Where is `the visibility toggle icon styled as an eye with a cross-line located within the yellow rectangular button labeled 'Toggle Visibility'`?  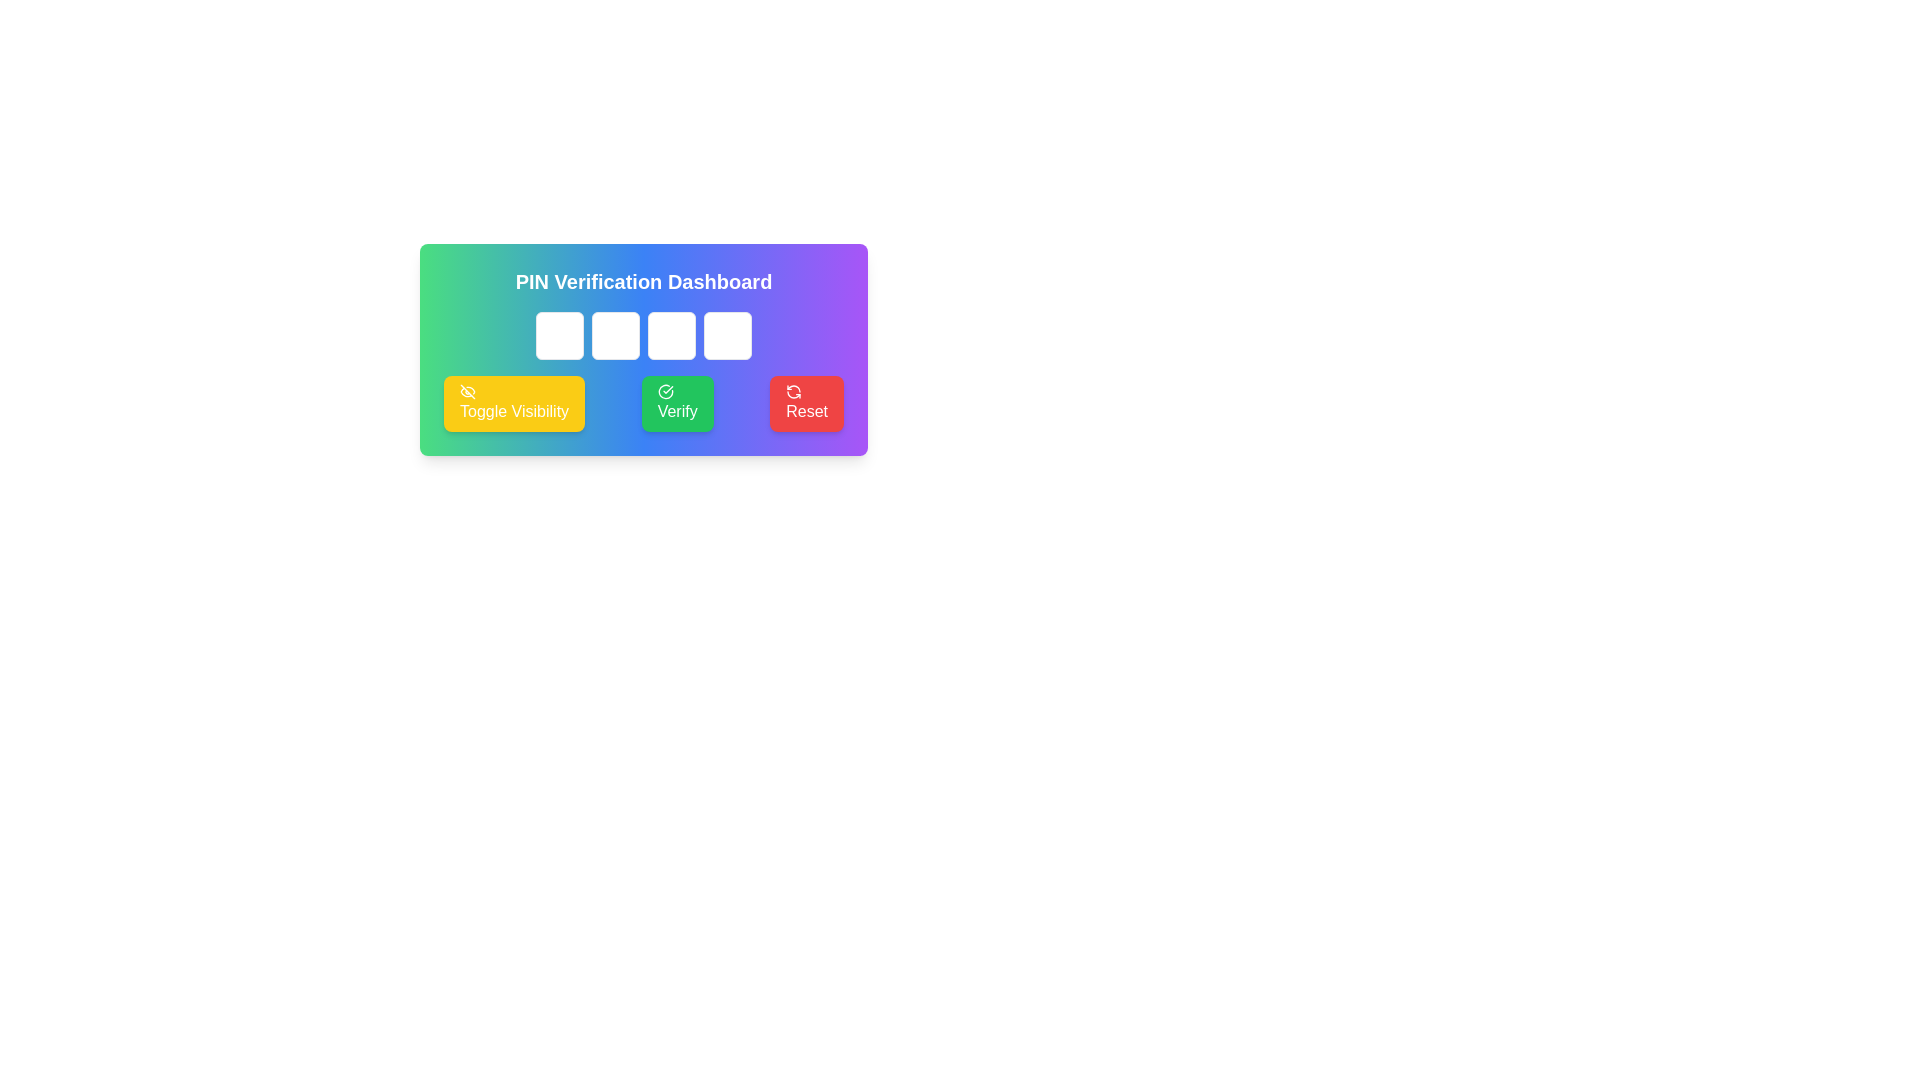 the visibility toggle icon styled as an eye with a cross-line located within the yellow rectangular button labeled 'Toggle Visibility' is located at coordinates (466, 392).